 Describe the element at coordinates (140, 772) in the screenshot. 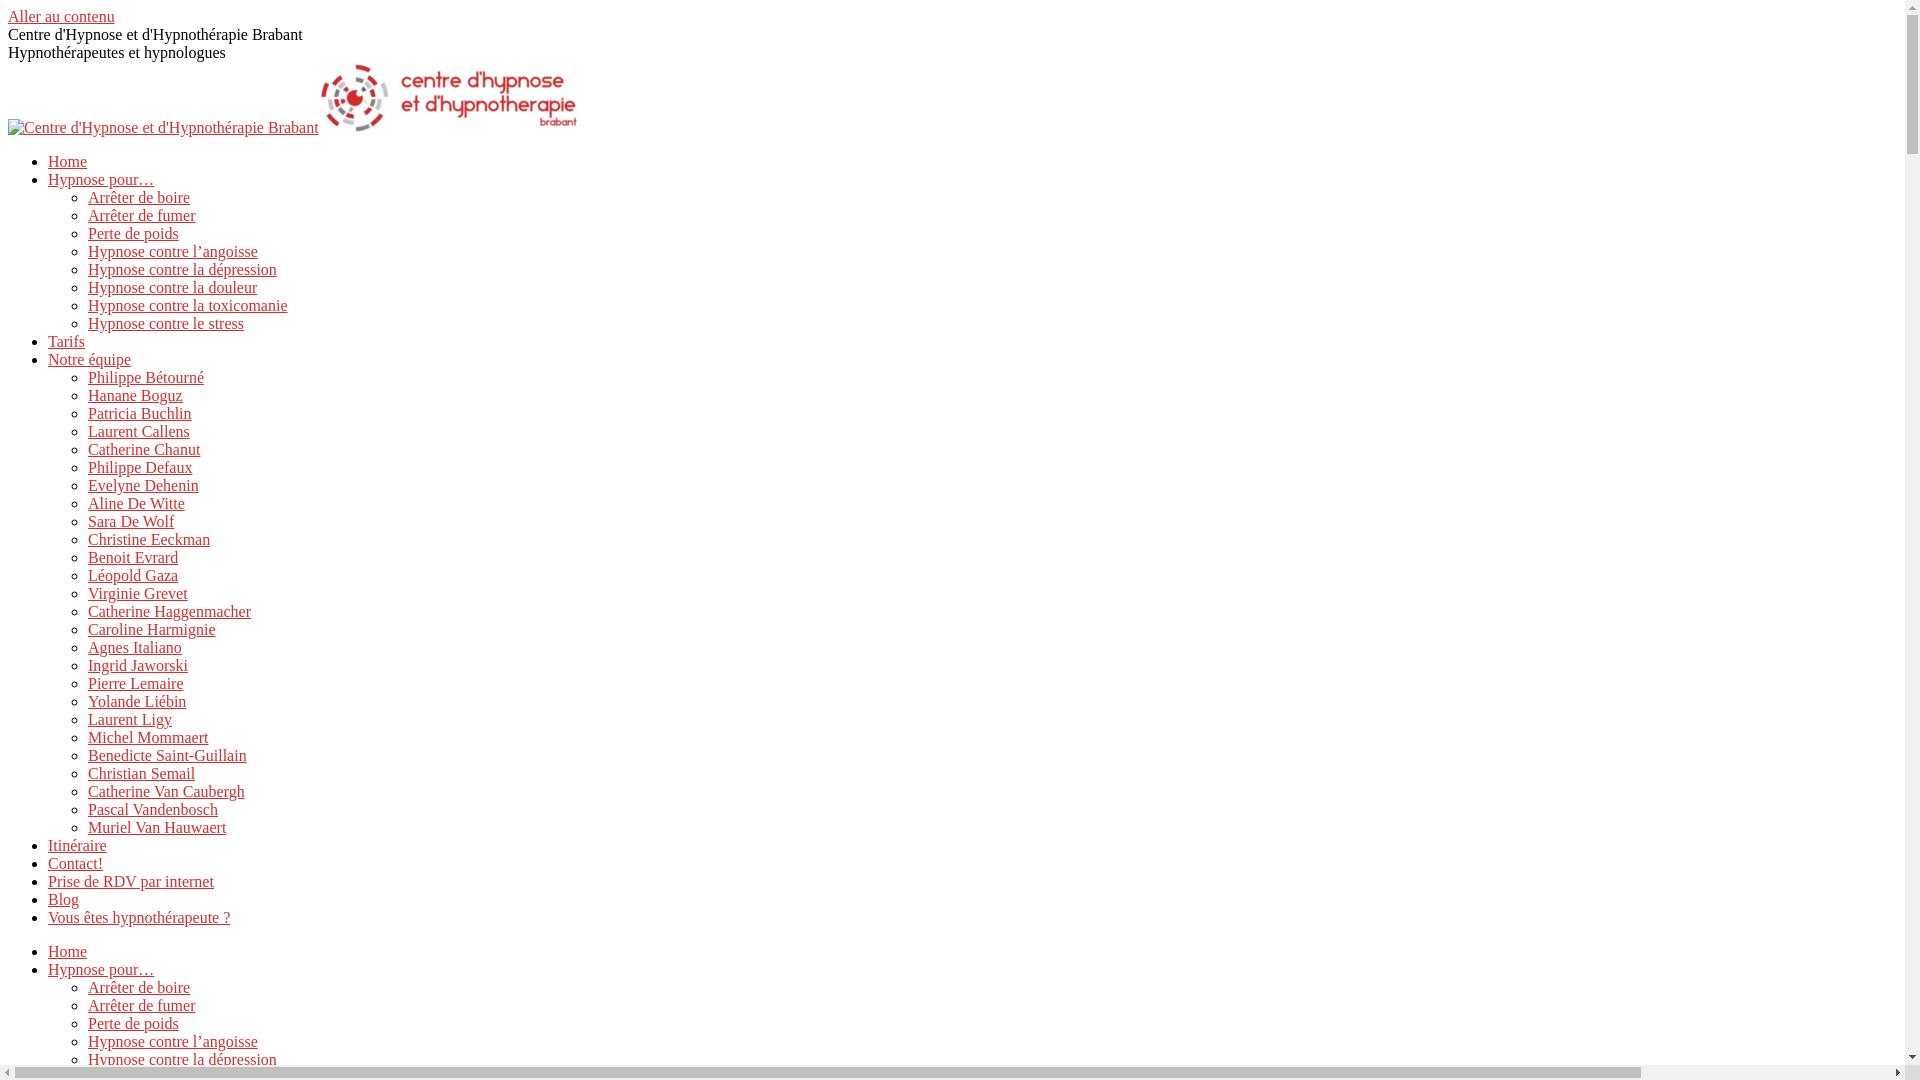

I see `'Christian Semail'` at that location.